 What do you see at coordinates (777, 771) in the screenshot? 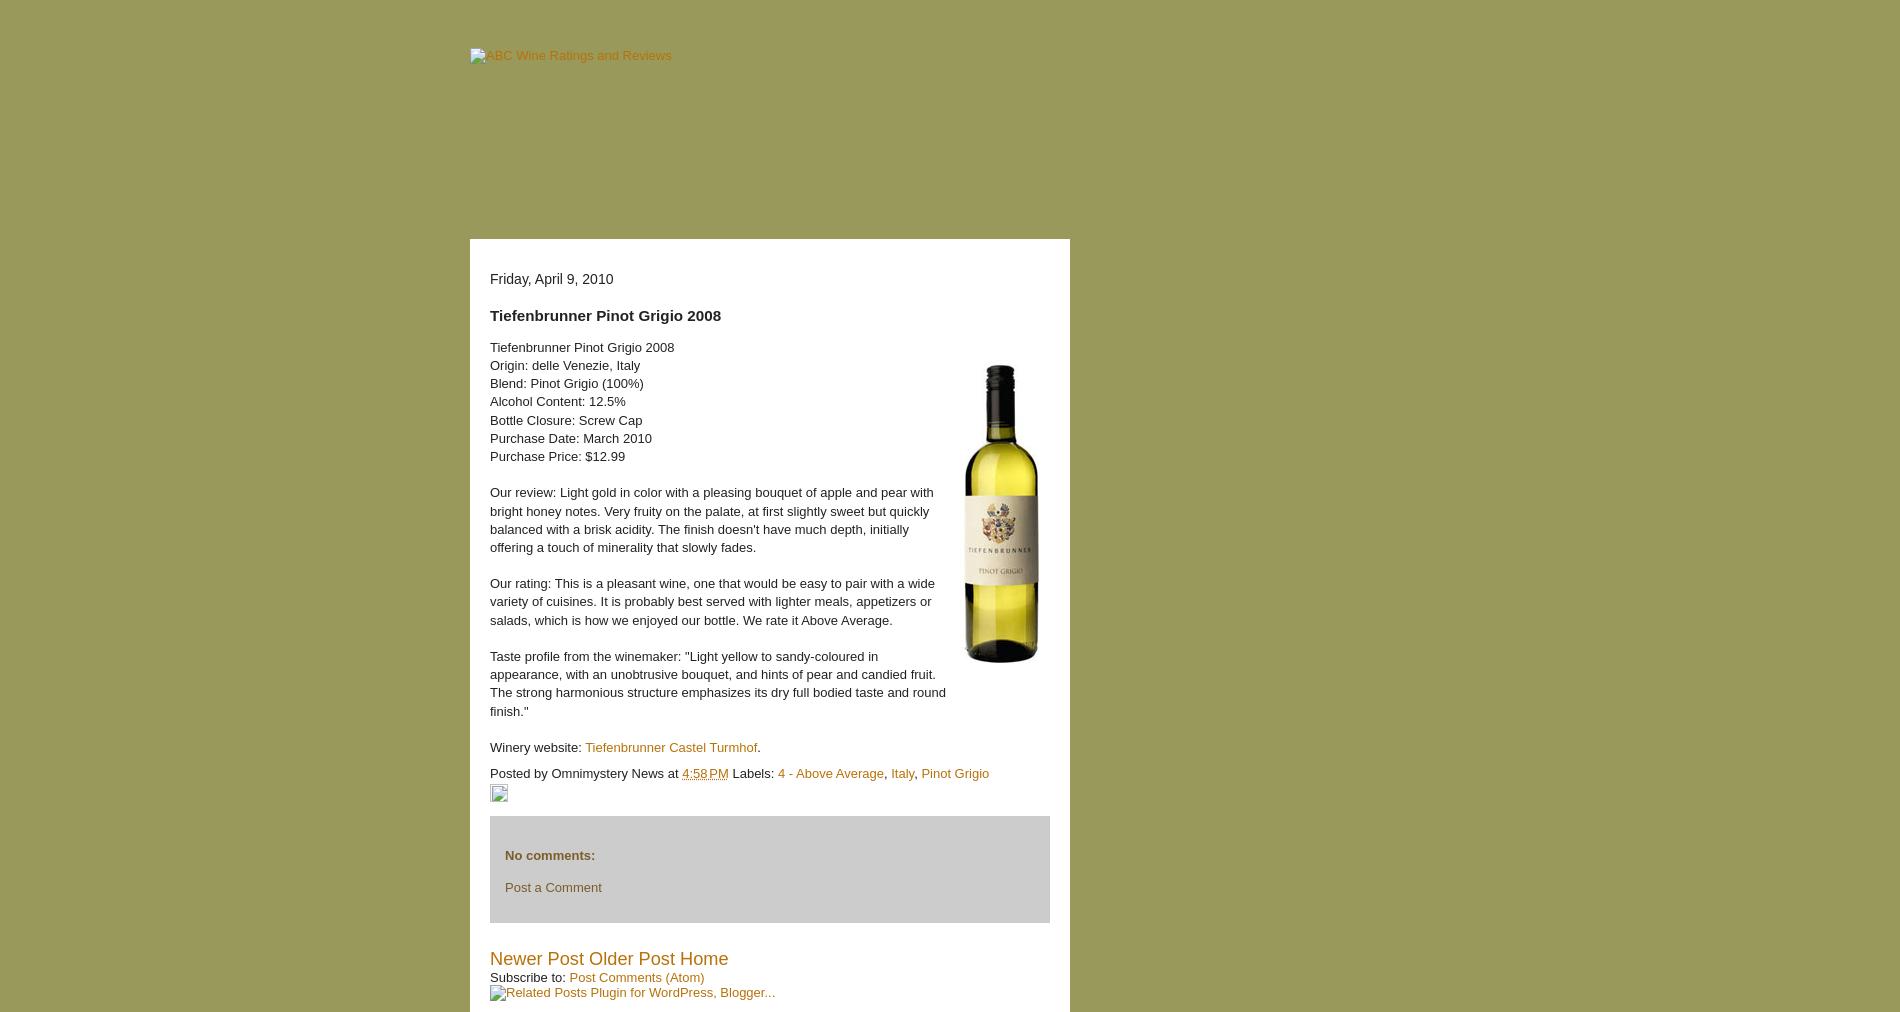
I see `'4 - Above Average'` at bounding box center [777, 771].